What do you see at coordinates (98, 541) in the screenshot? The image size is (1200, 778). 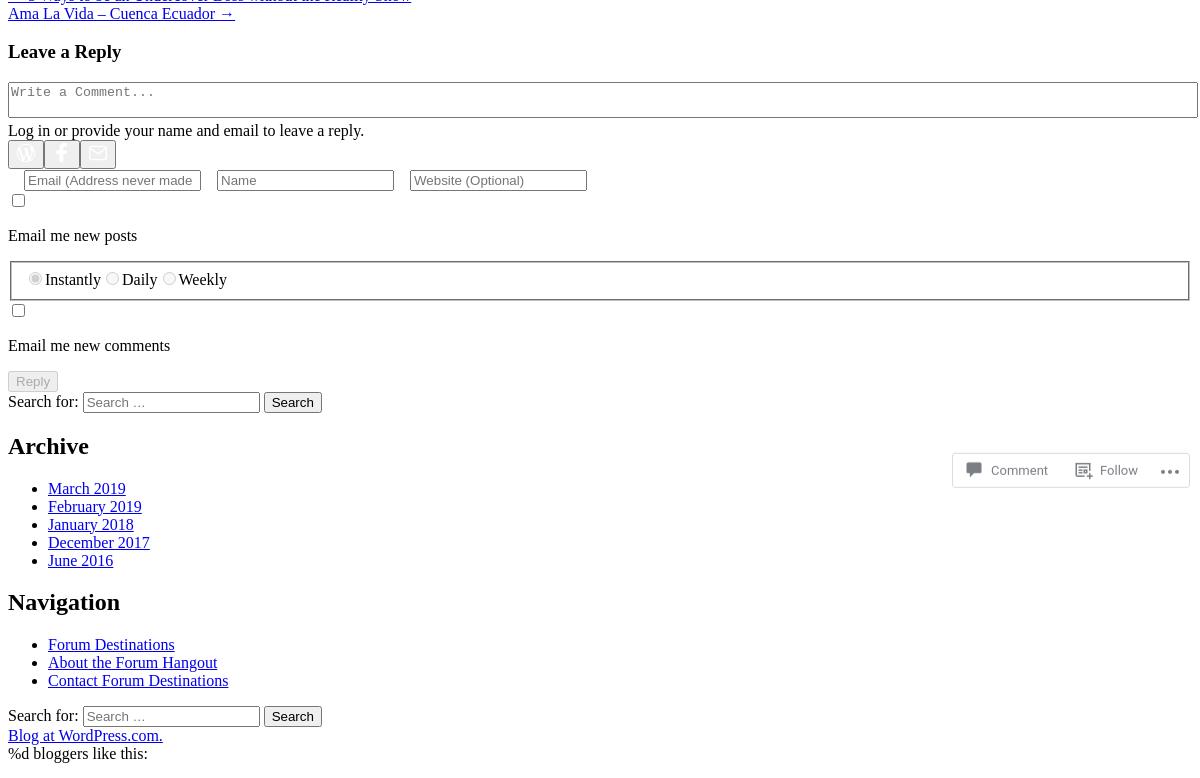 I see `'December 2017'` at bounding box center [98, 541].